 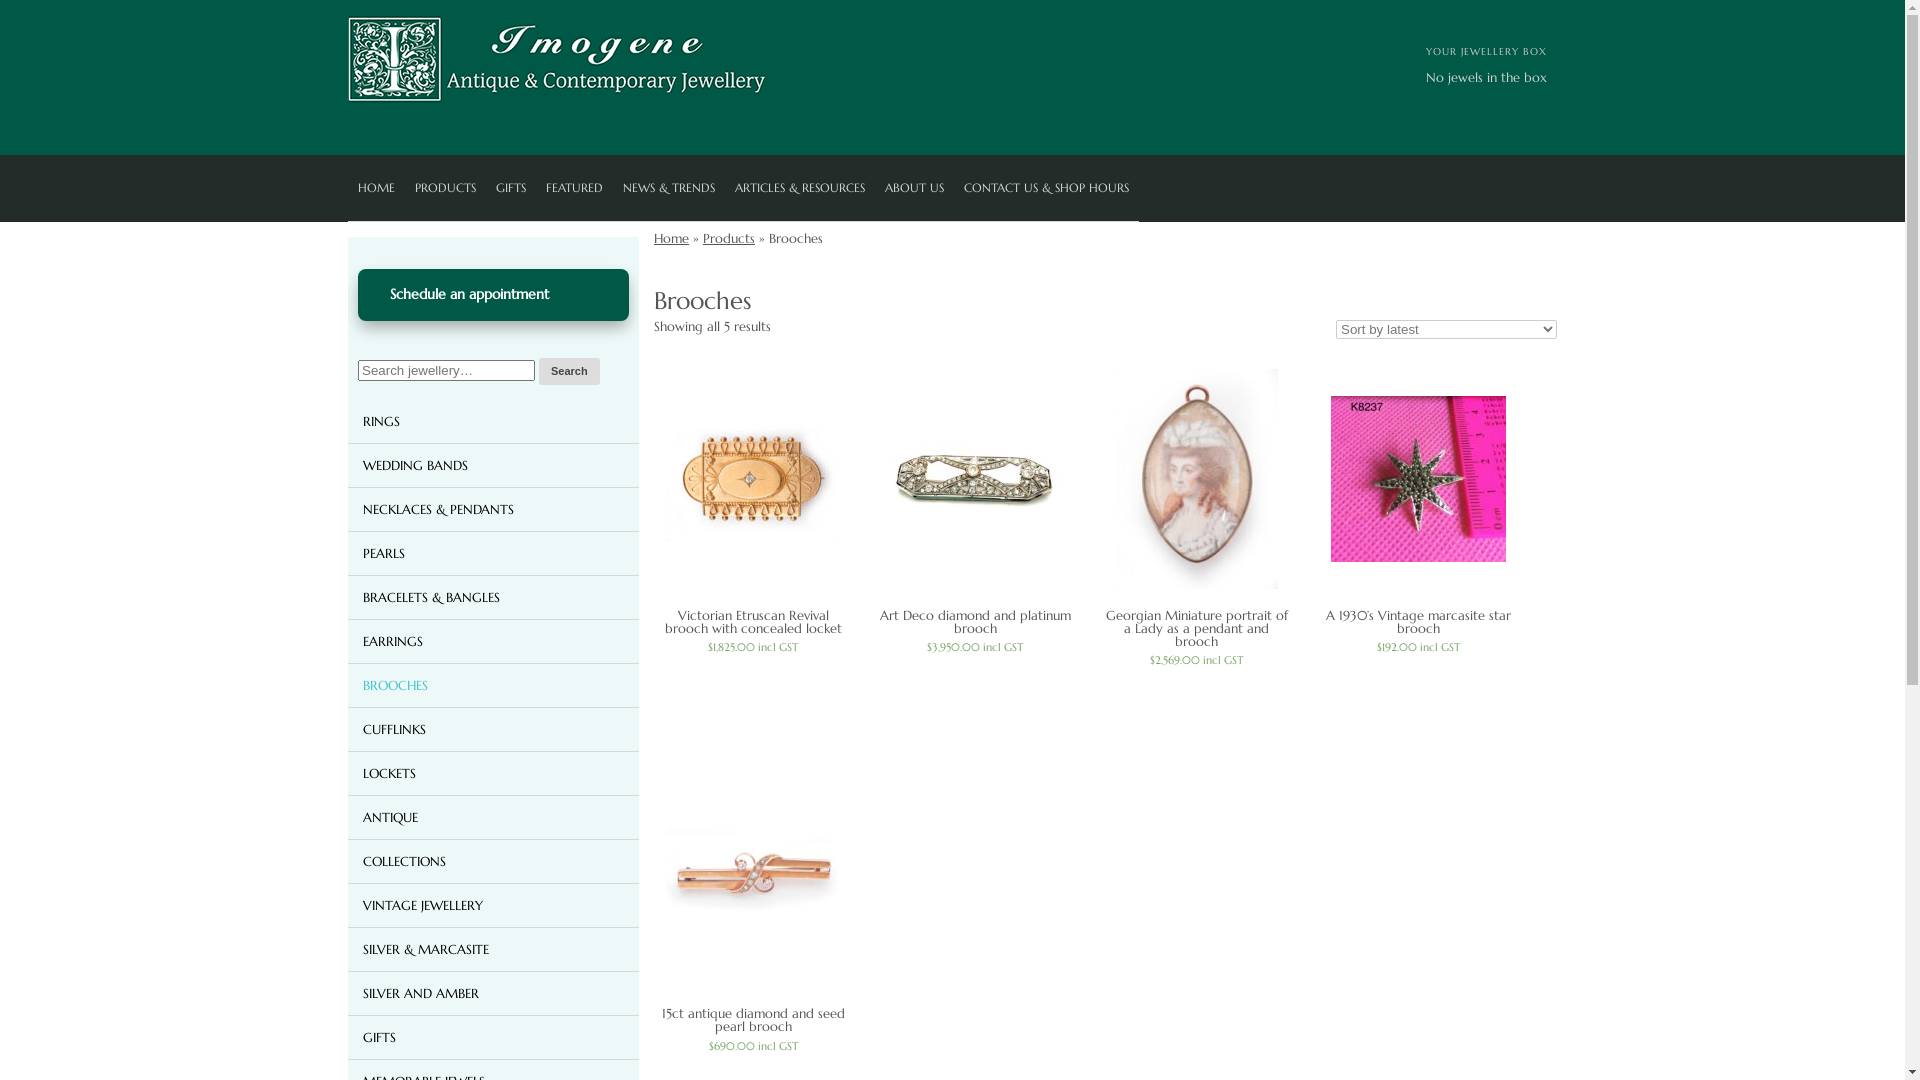 What do you see at coordinates (800, 188) in the screenshot?
I see `'ARTICLES & RESOURCES'` at bounding box center [800, 188].